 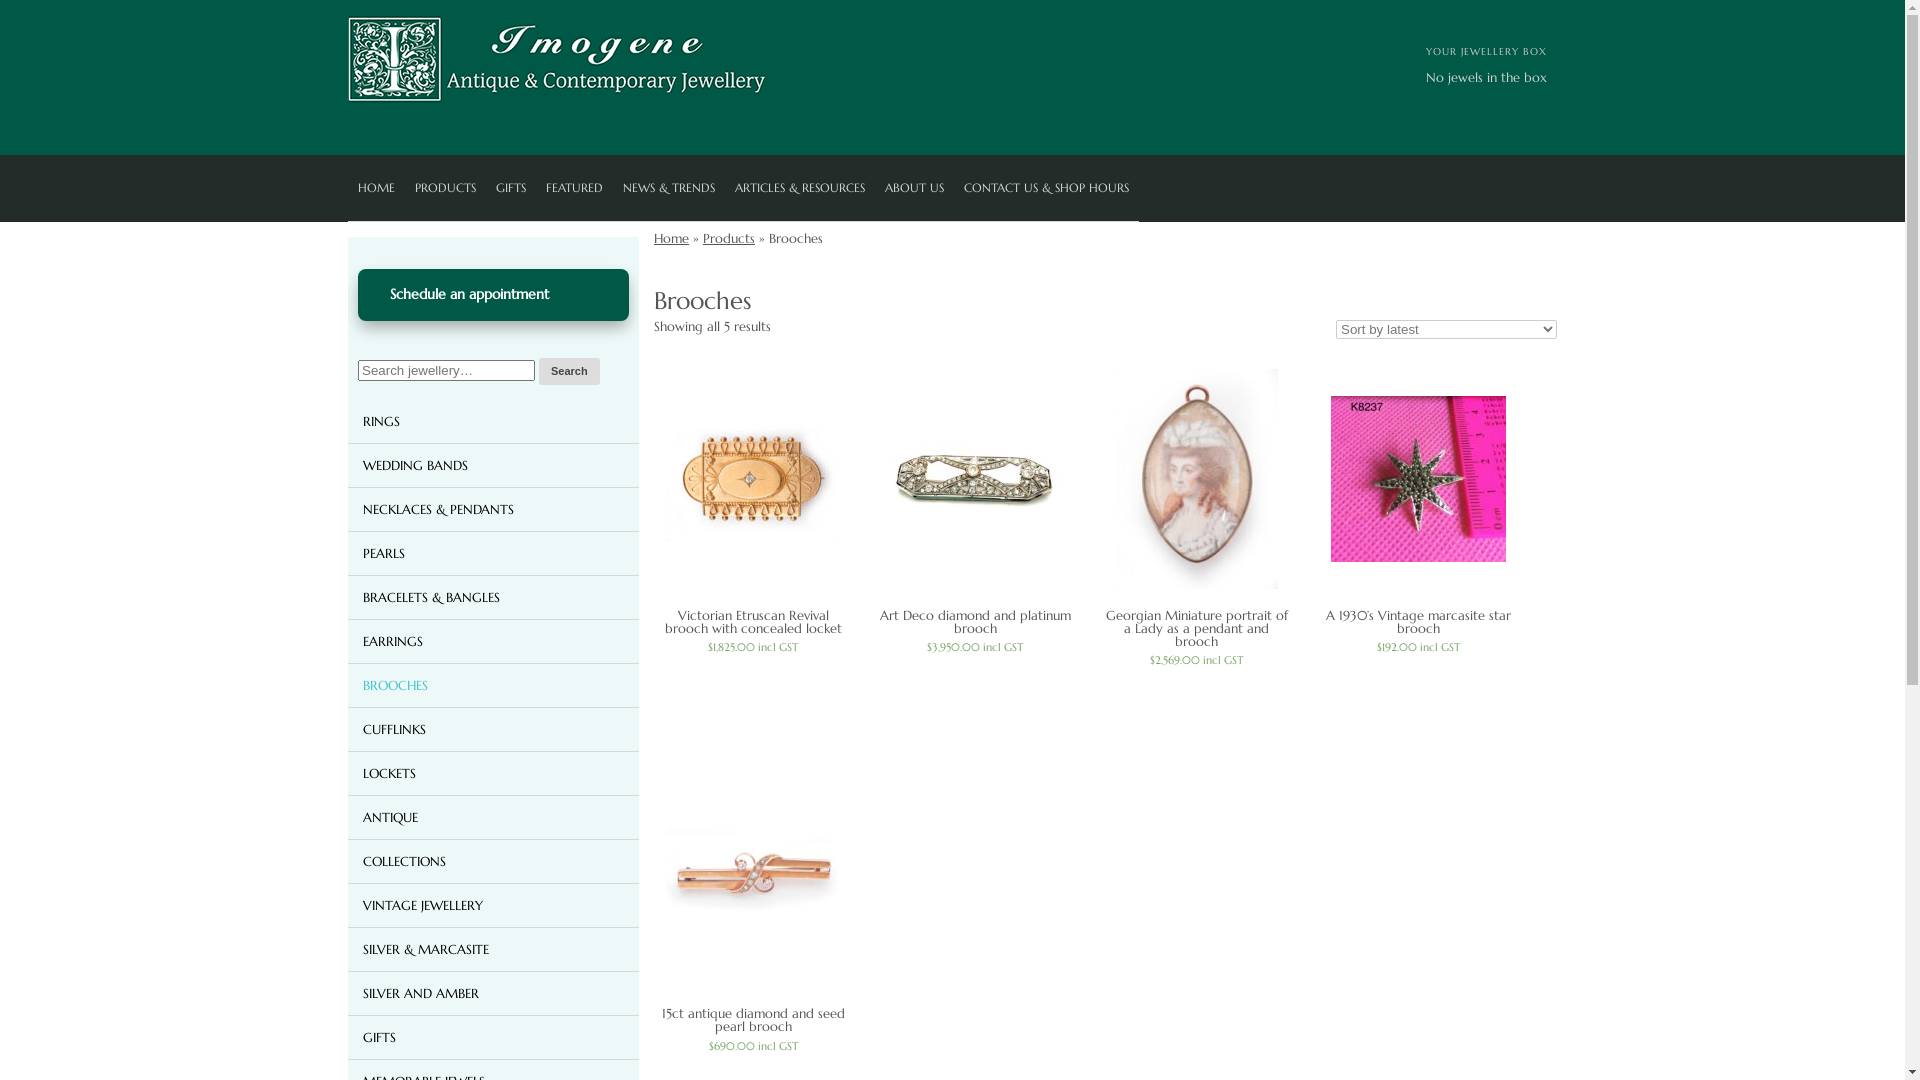 What do you see at coordinates (800, 188) in the screenshot?
I see `'ARTICLES & RESOURCES'` at bounding box center [800, 188].